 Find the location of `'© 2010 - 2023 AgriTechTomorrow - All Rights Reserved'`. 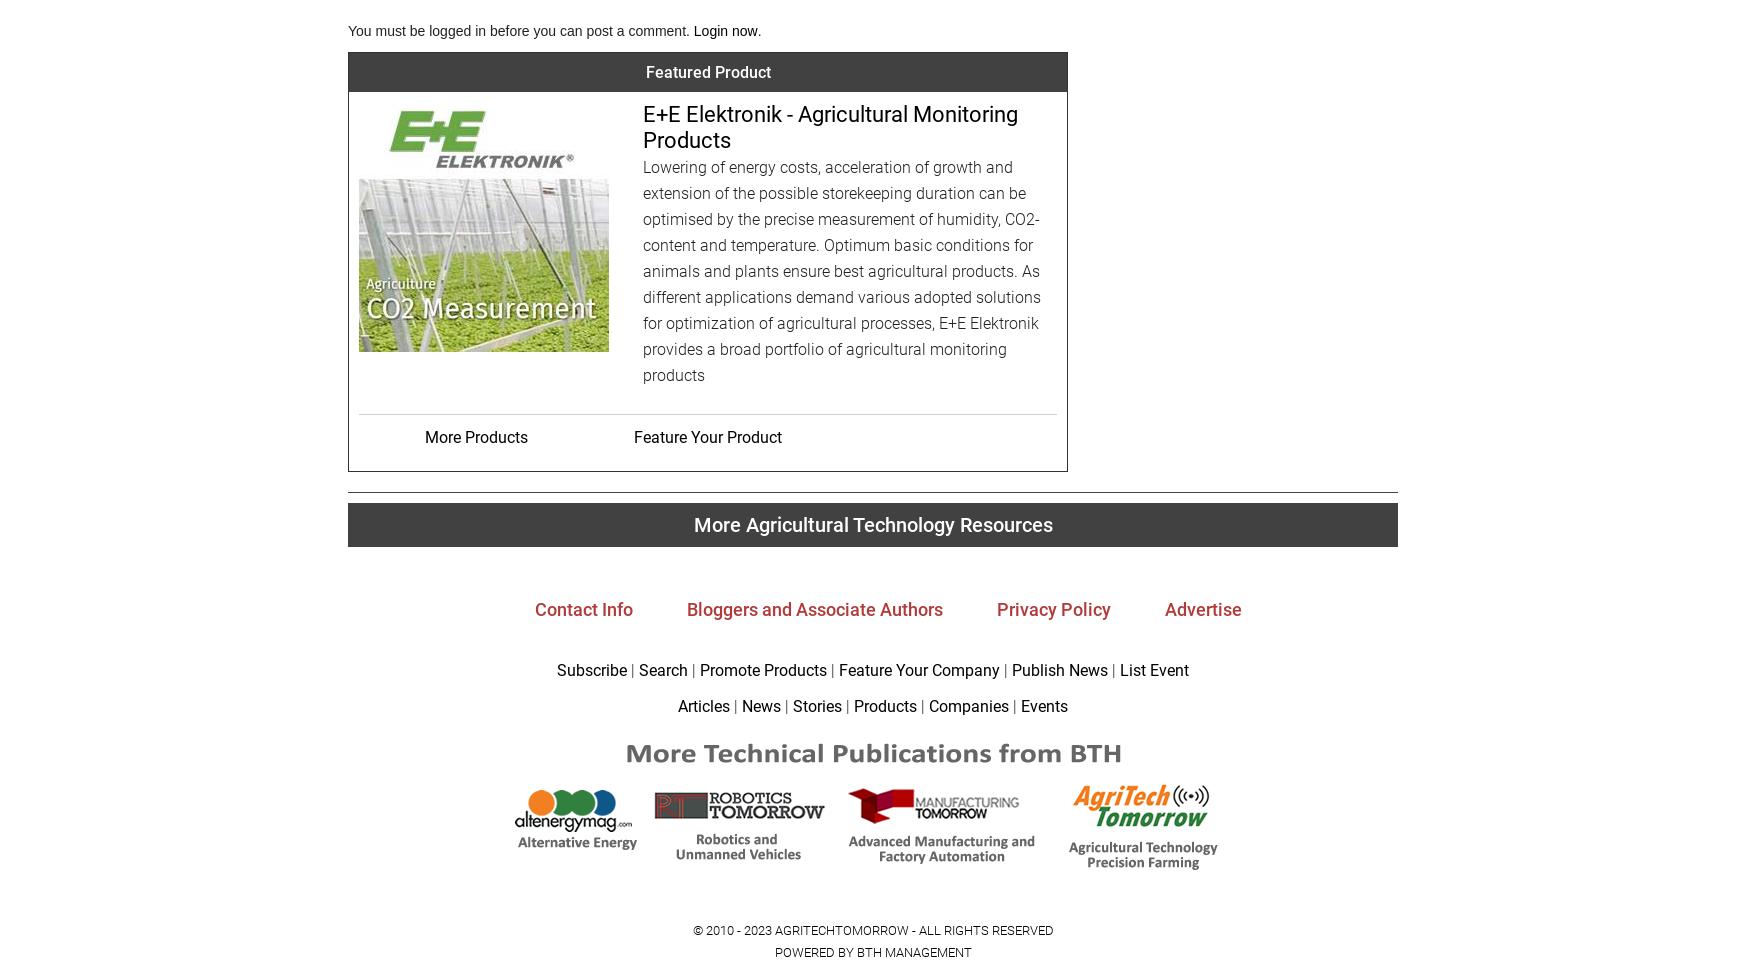

'© 2010 - 2023 AgriTechTomorrow - All Rights Reserved' is located at coordinates (691, 929).